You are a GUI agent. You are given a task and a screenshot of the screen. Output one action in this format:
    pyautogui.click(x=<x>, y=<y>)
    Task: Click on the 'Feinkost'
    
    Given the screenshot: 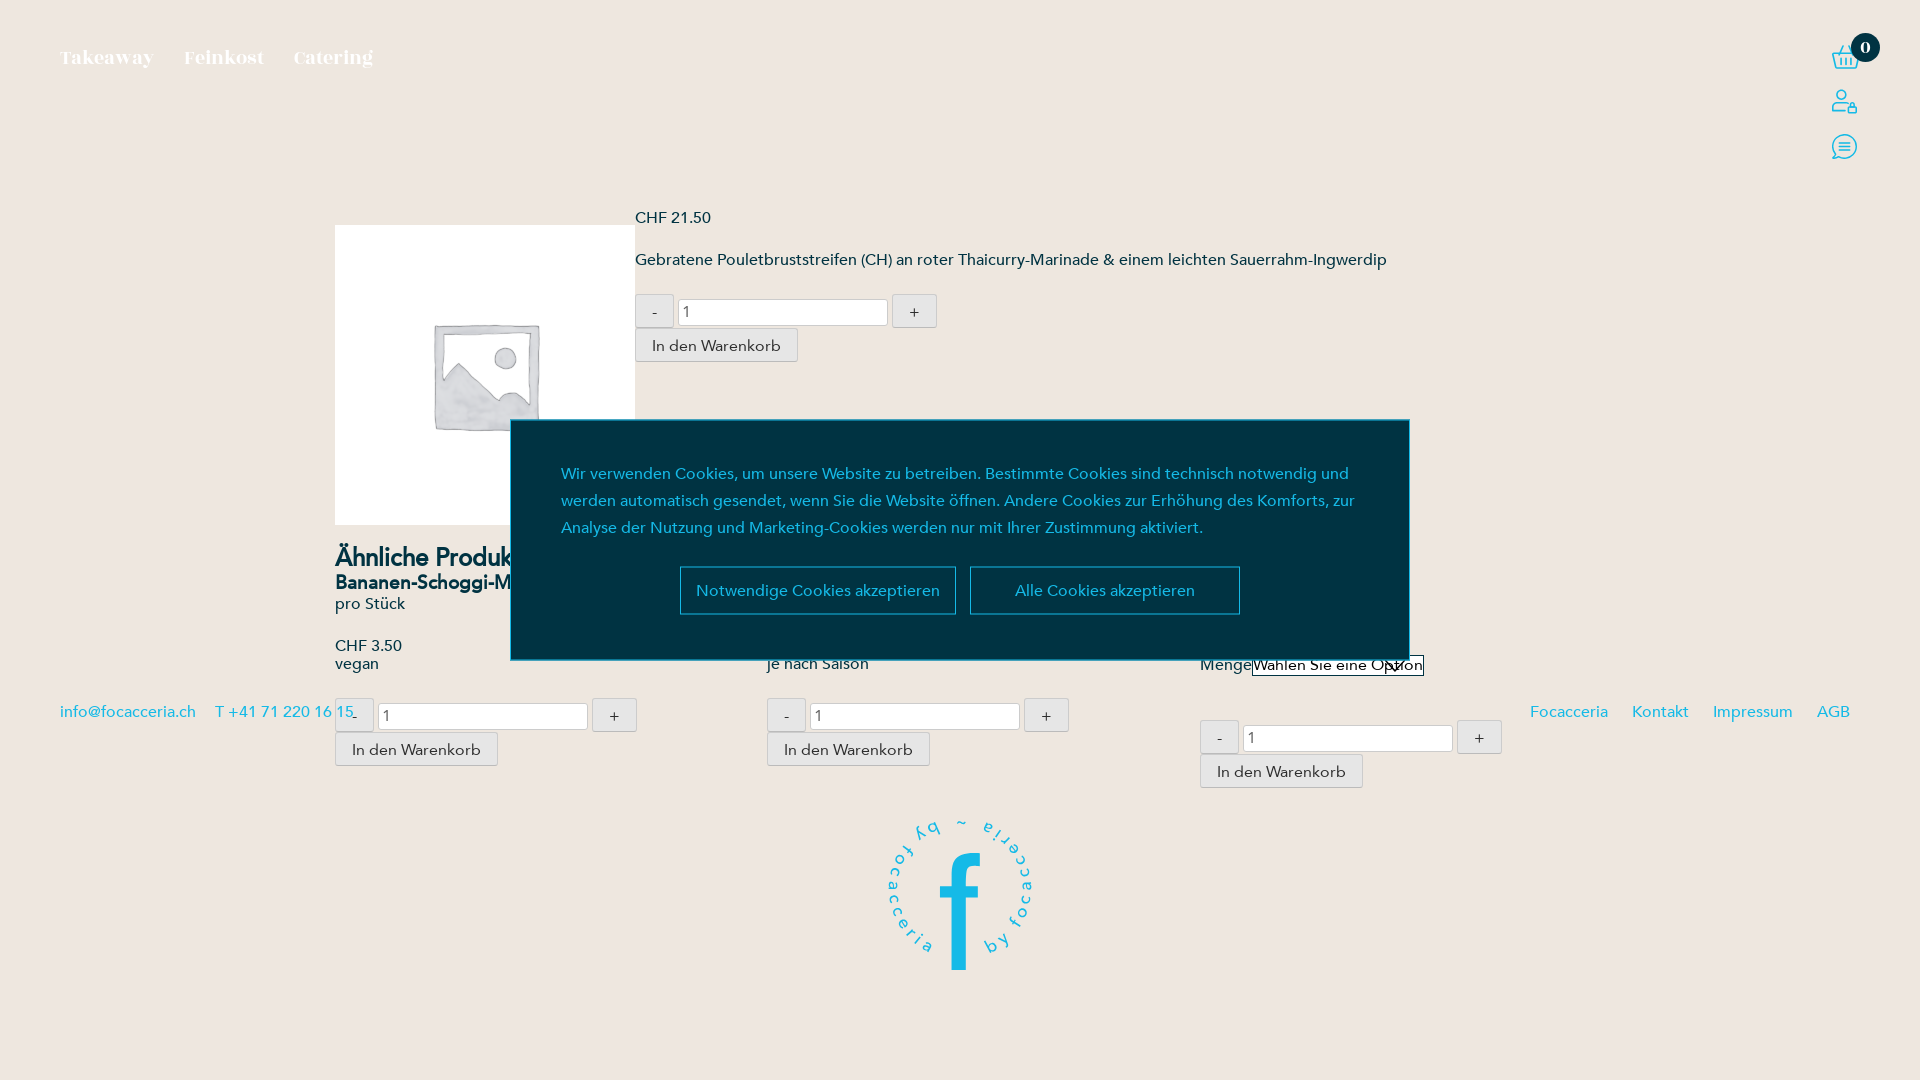 What is the action you would take?
    pyautogui.click(x=224, y=56)
    